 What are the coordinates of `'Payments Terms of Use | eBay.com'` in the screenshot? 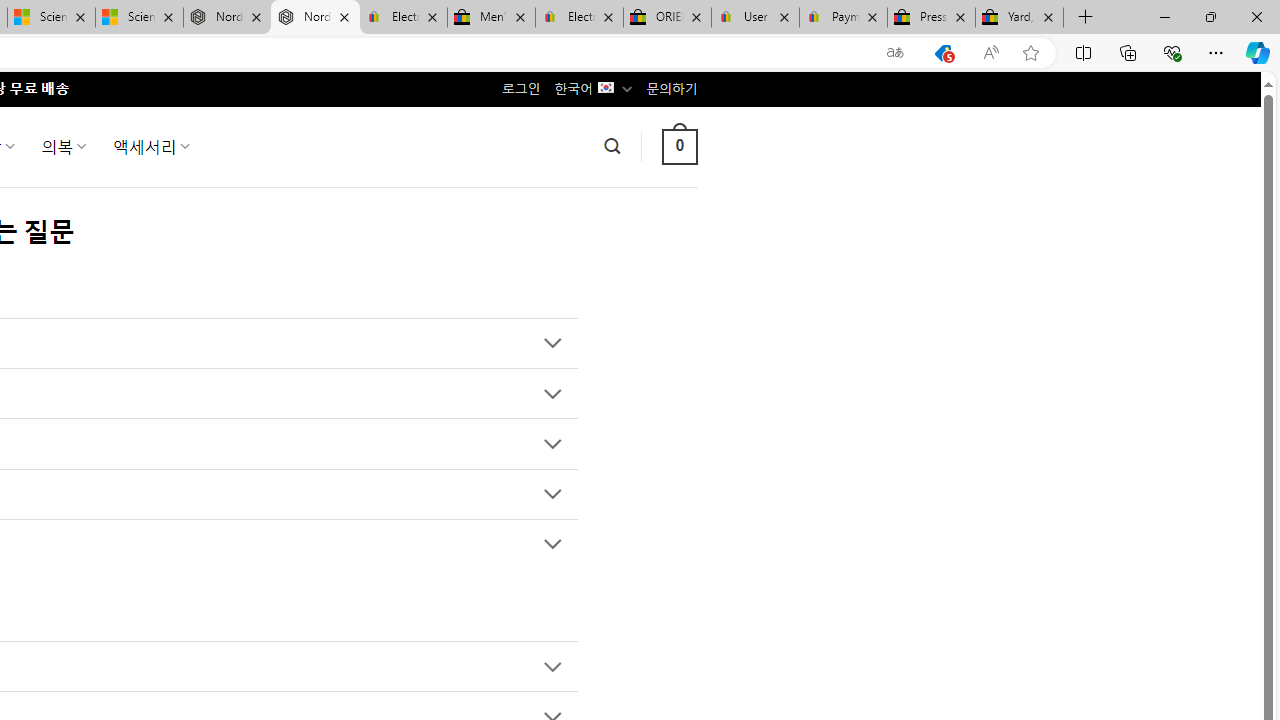 It's located at (843, 17).